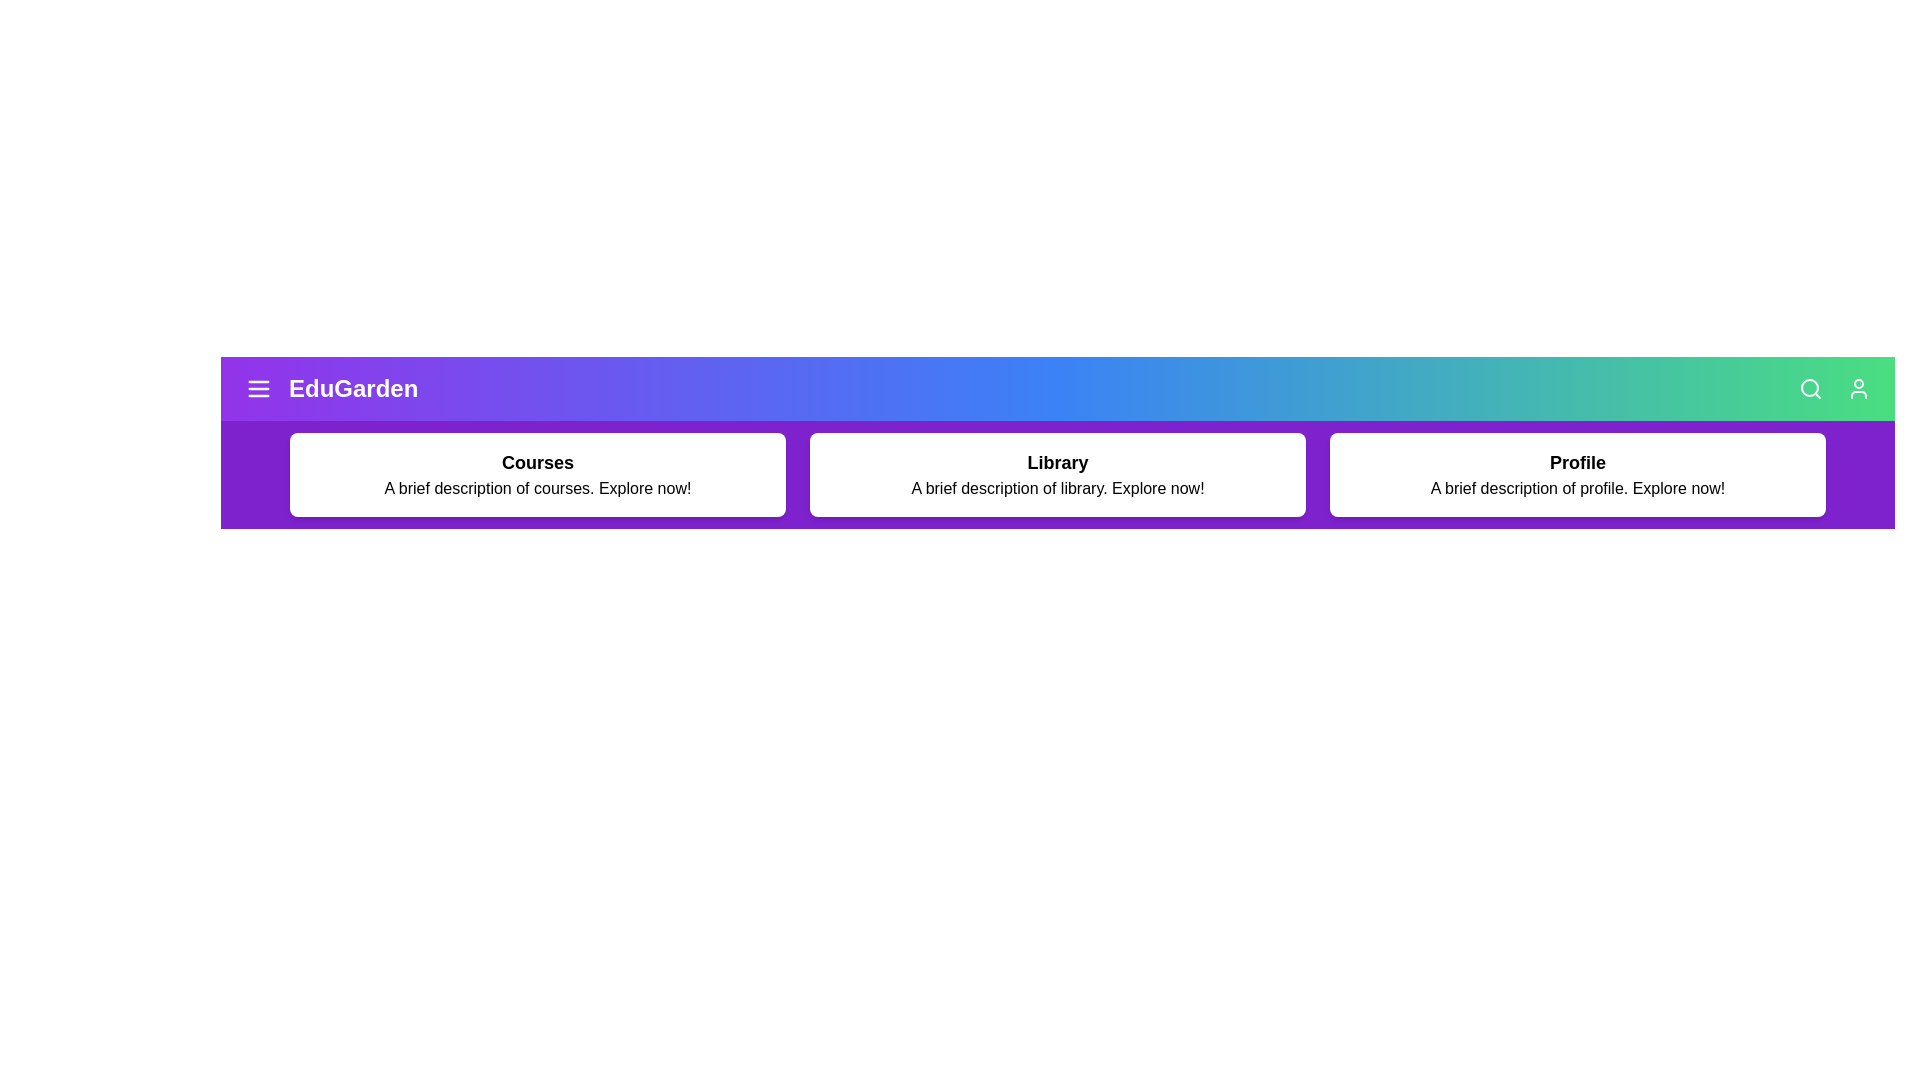 The width and height of the screenshot is (1920, 1080). Describe the element at coordinates (1857, 389) in the screenshot. I see `the user icon to access user-specific options` at that location.